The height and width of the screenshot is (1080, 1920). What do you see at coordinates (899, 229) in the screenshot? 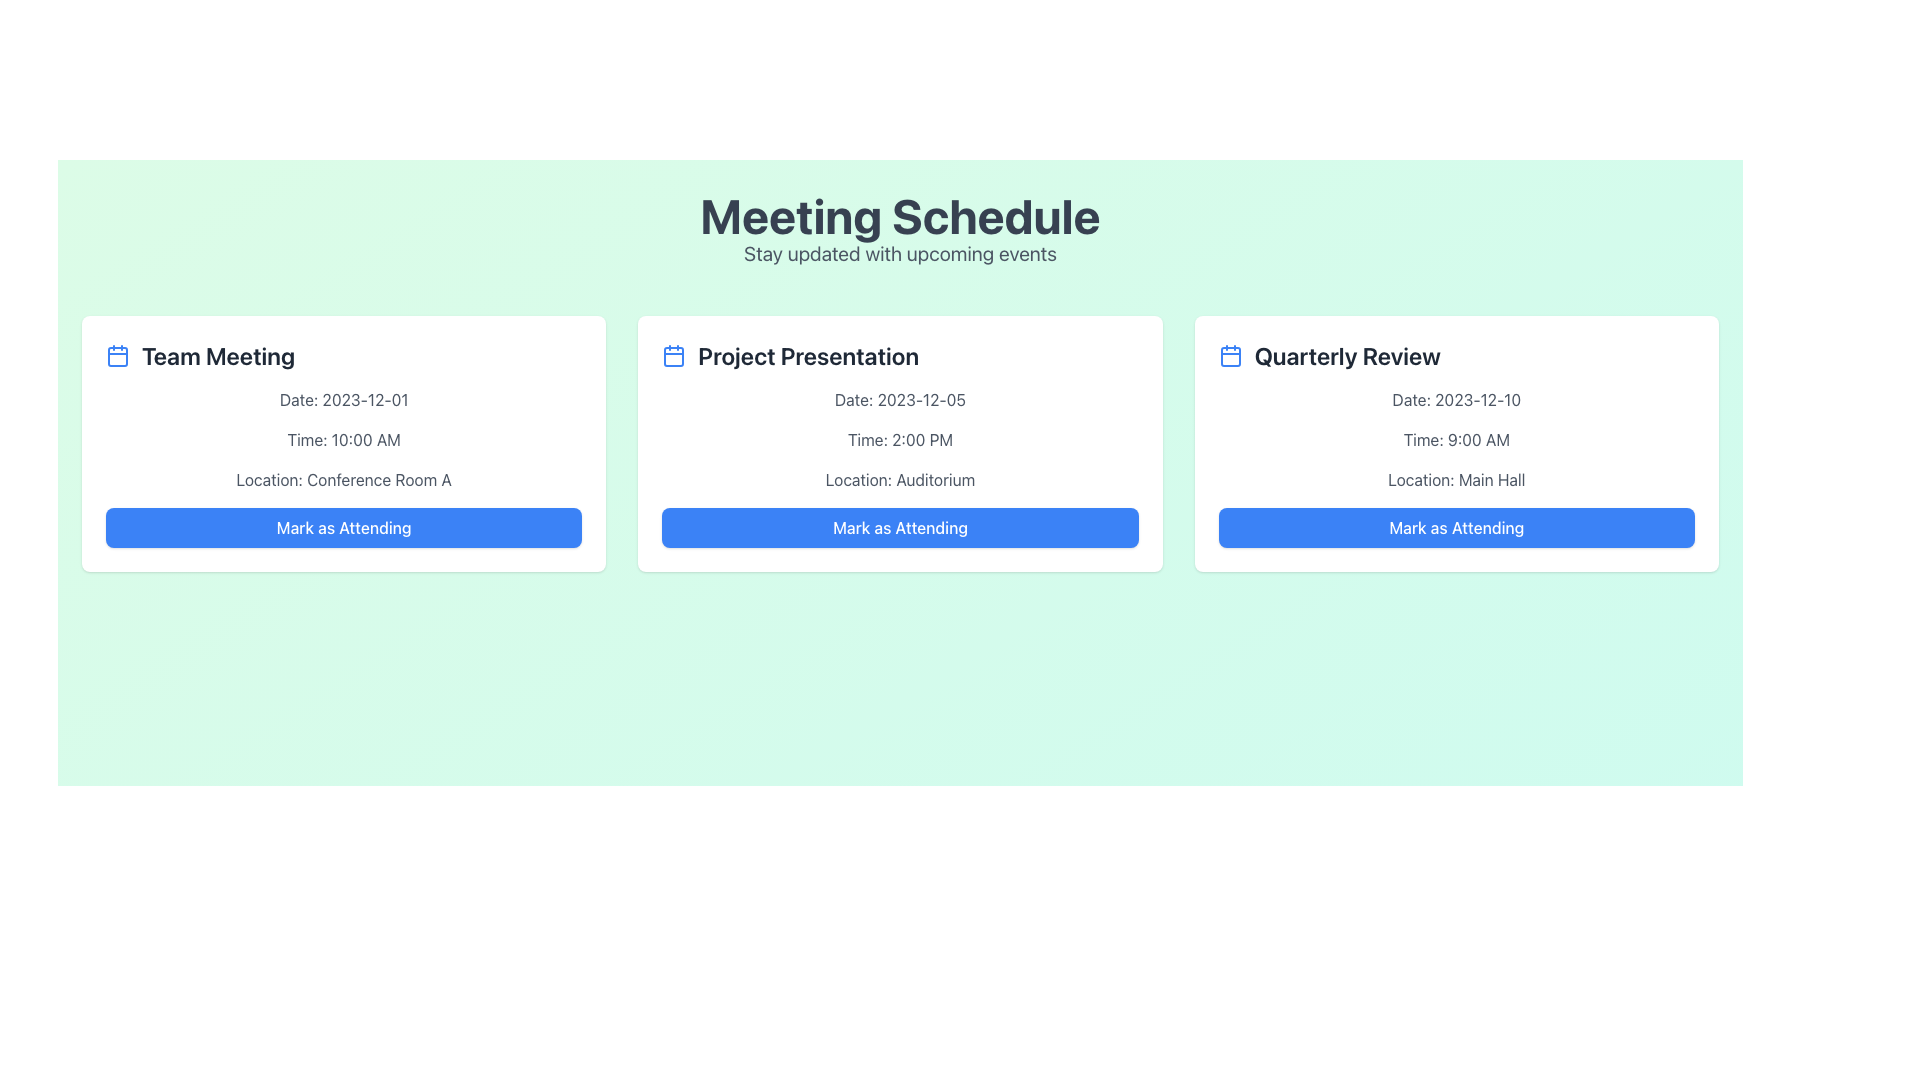
I see `the Text Block titled 'Meeting Schedule', which prominently displays the first line in a large, bold font and a subtitle underneath` at bounding box center [899, 229].